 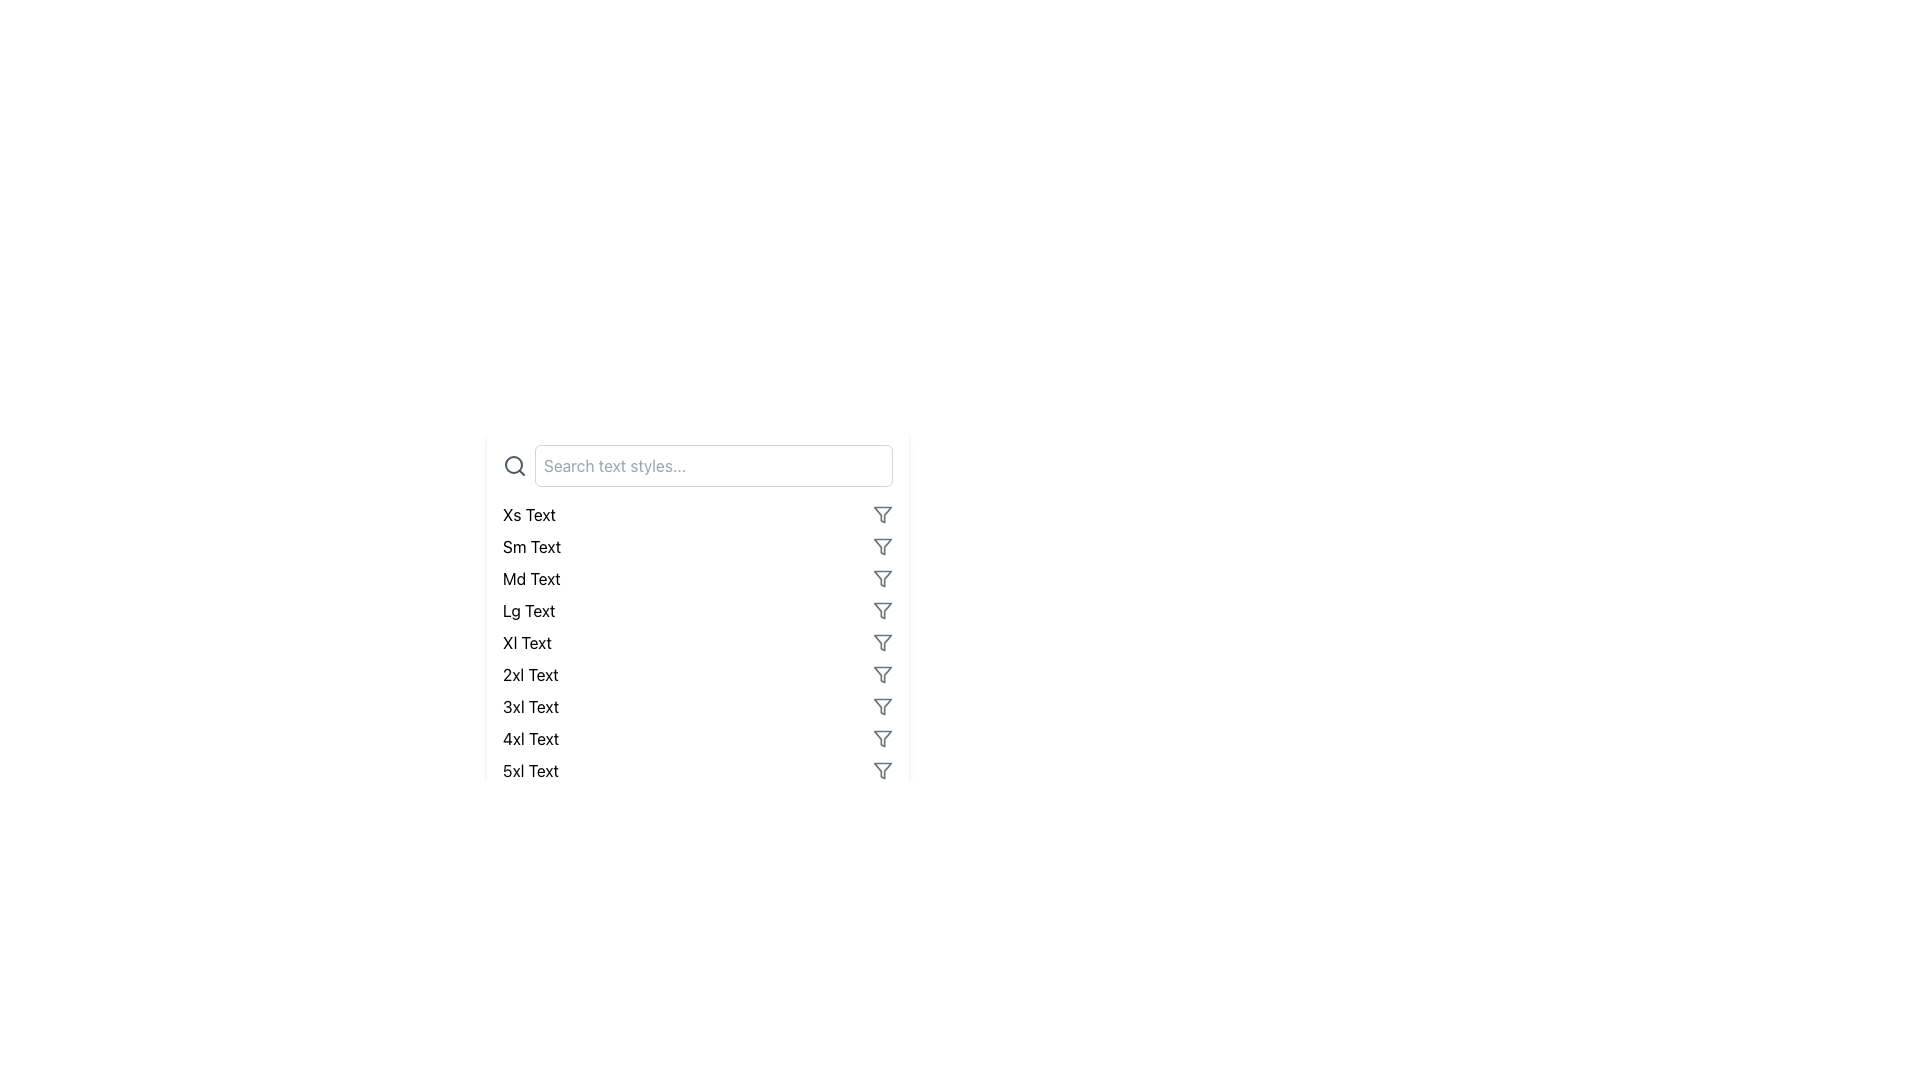 What do you see at coordinates (882, 578) in the screenshot?
I see `the triangular-shaped filter icon located at the third entry in the vertical list of options adjacent to the 'Md Text' label to apply or toggle a filter` at bounding box center [882, 578].